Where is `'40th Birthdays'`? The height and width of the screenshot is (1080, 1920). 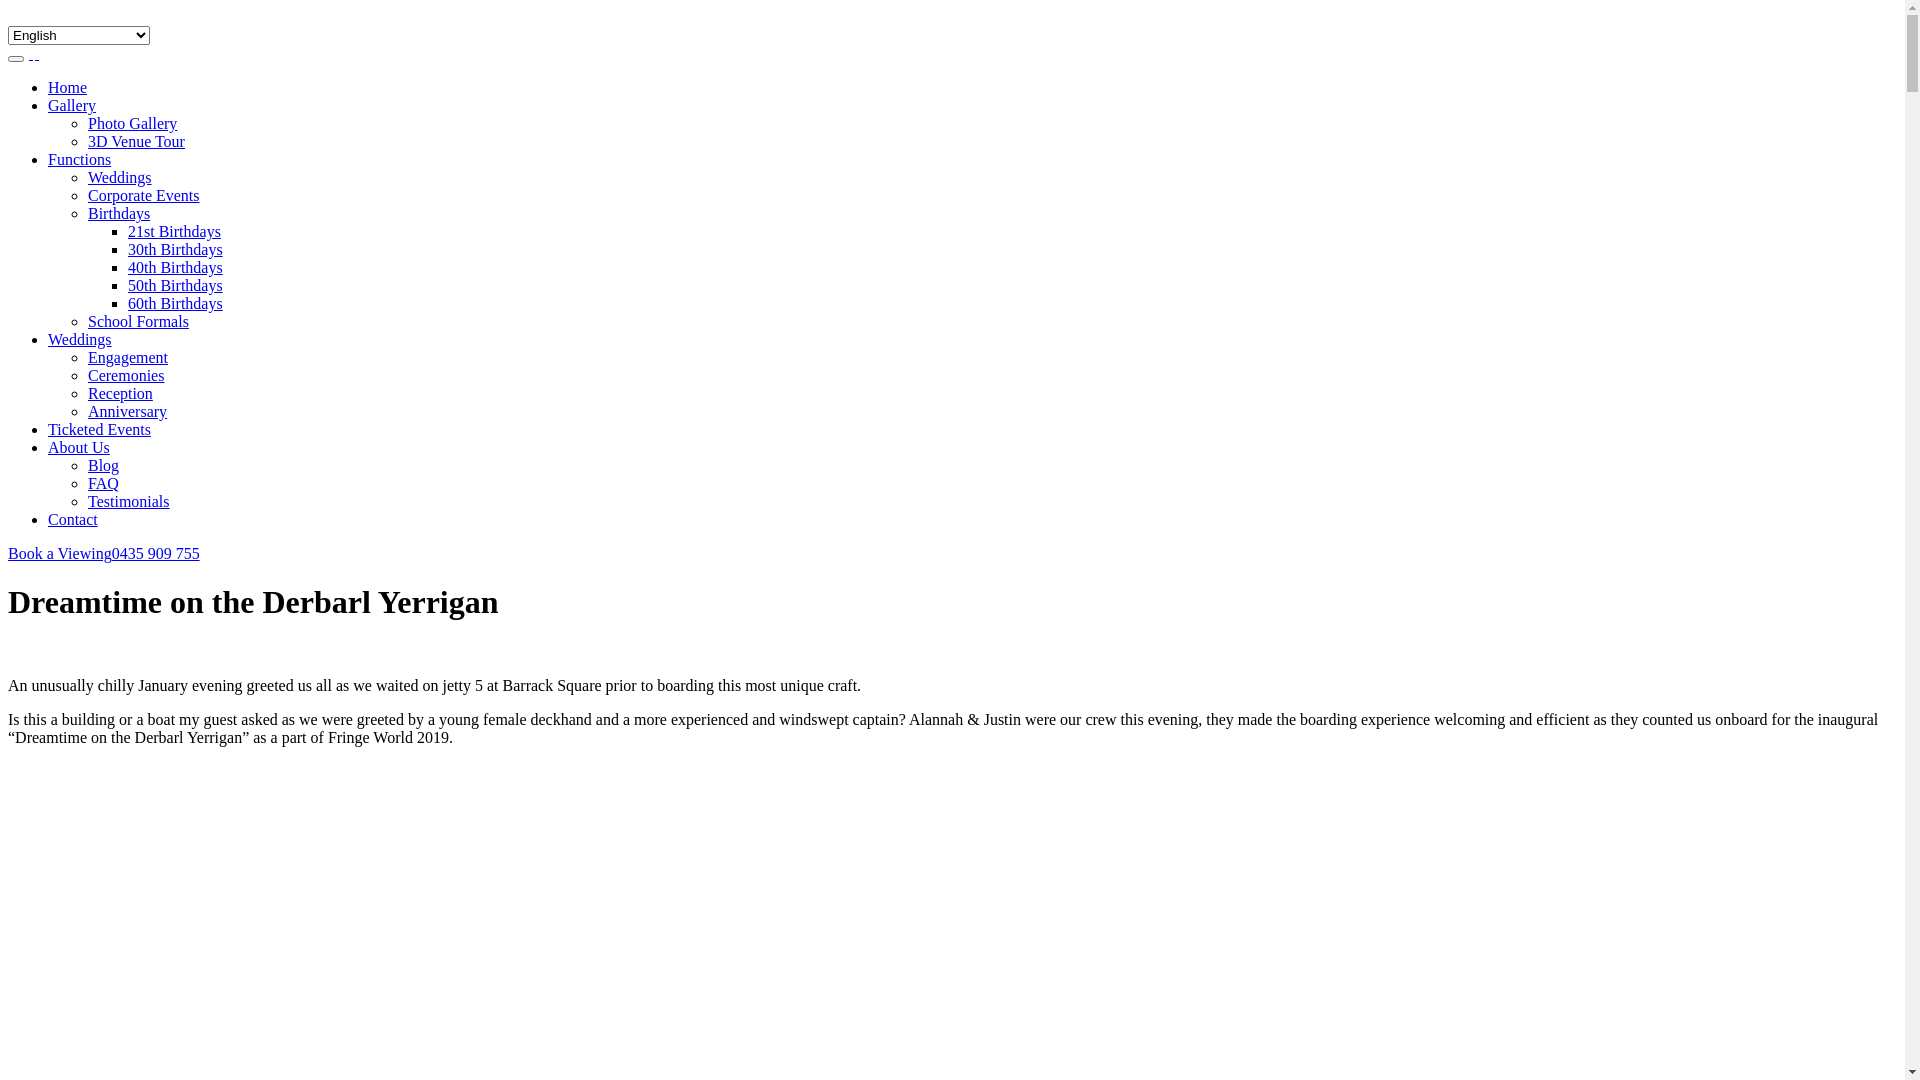 '40th Birthdays' is located at coordinates (175, 266).